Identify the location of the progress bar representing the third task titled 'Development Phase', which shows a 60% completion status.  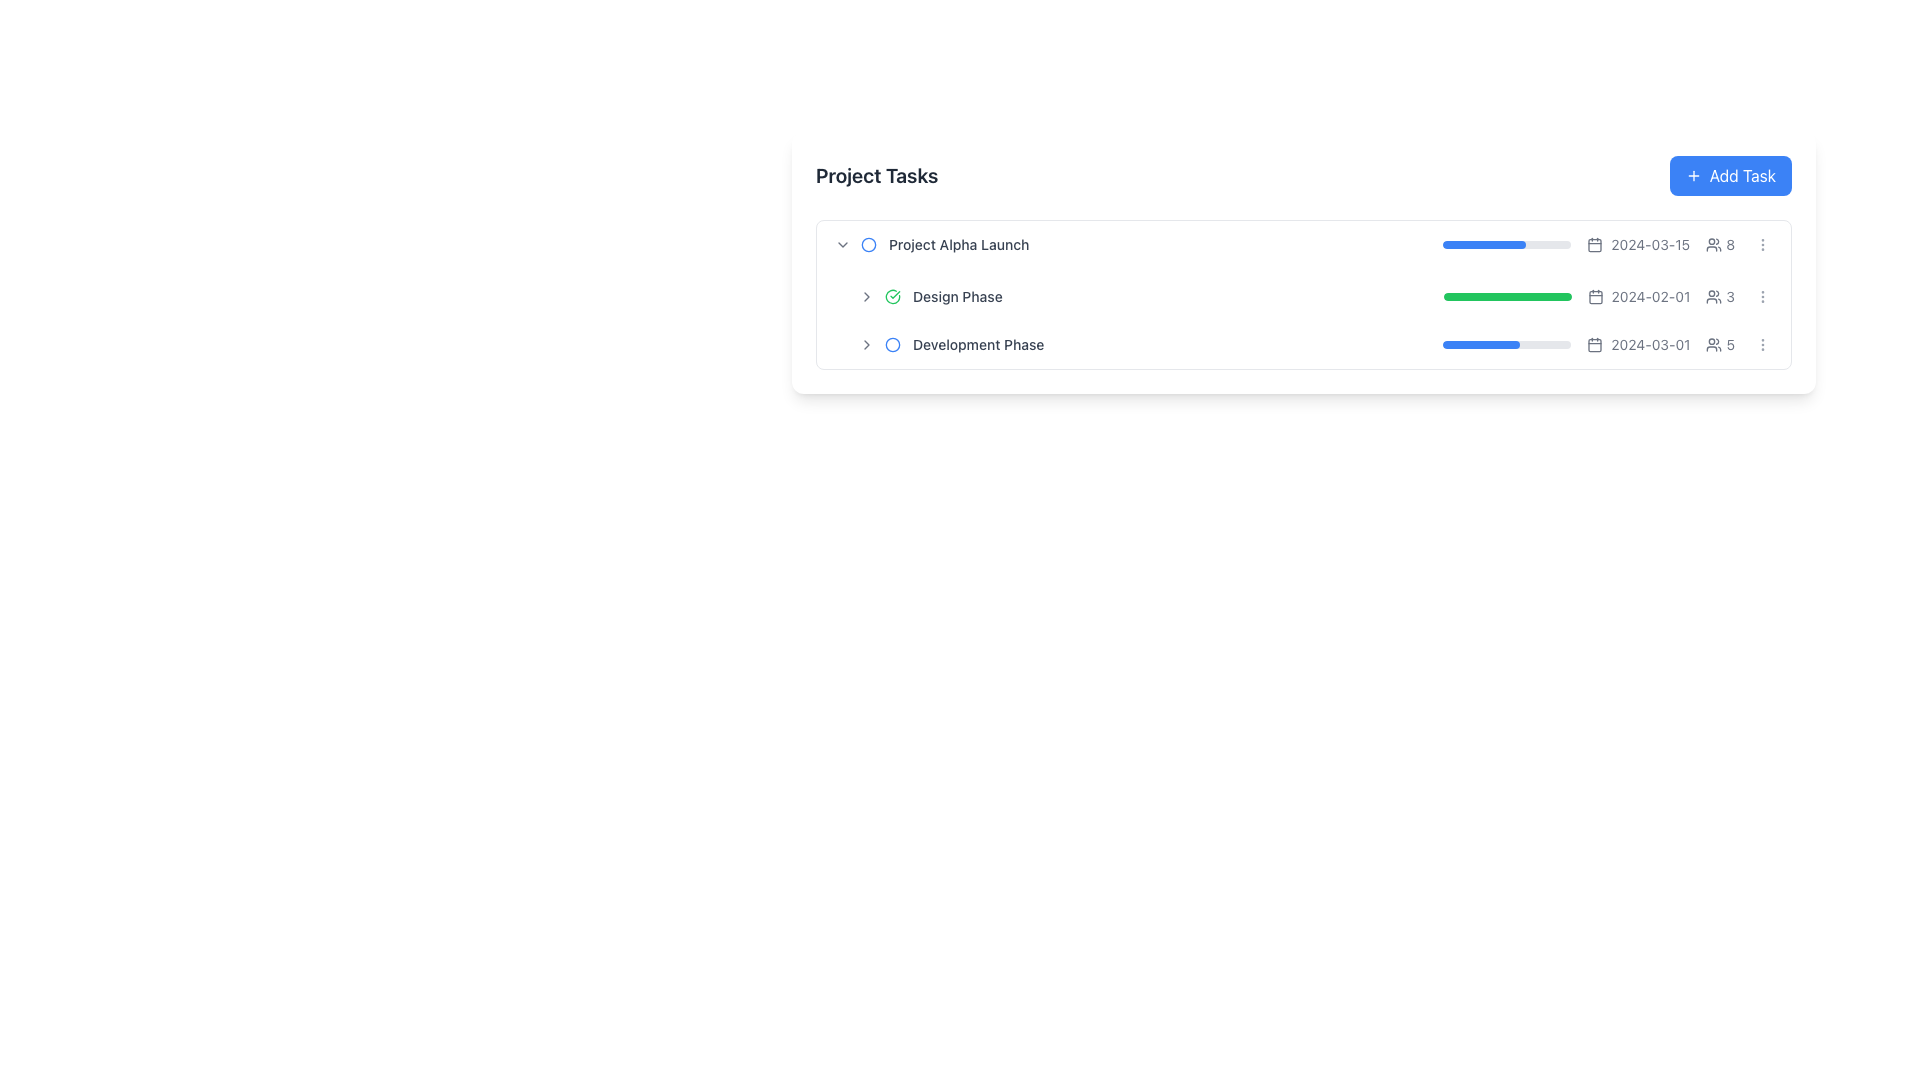
(1507, 343).